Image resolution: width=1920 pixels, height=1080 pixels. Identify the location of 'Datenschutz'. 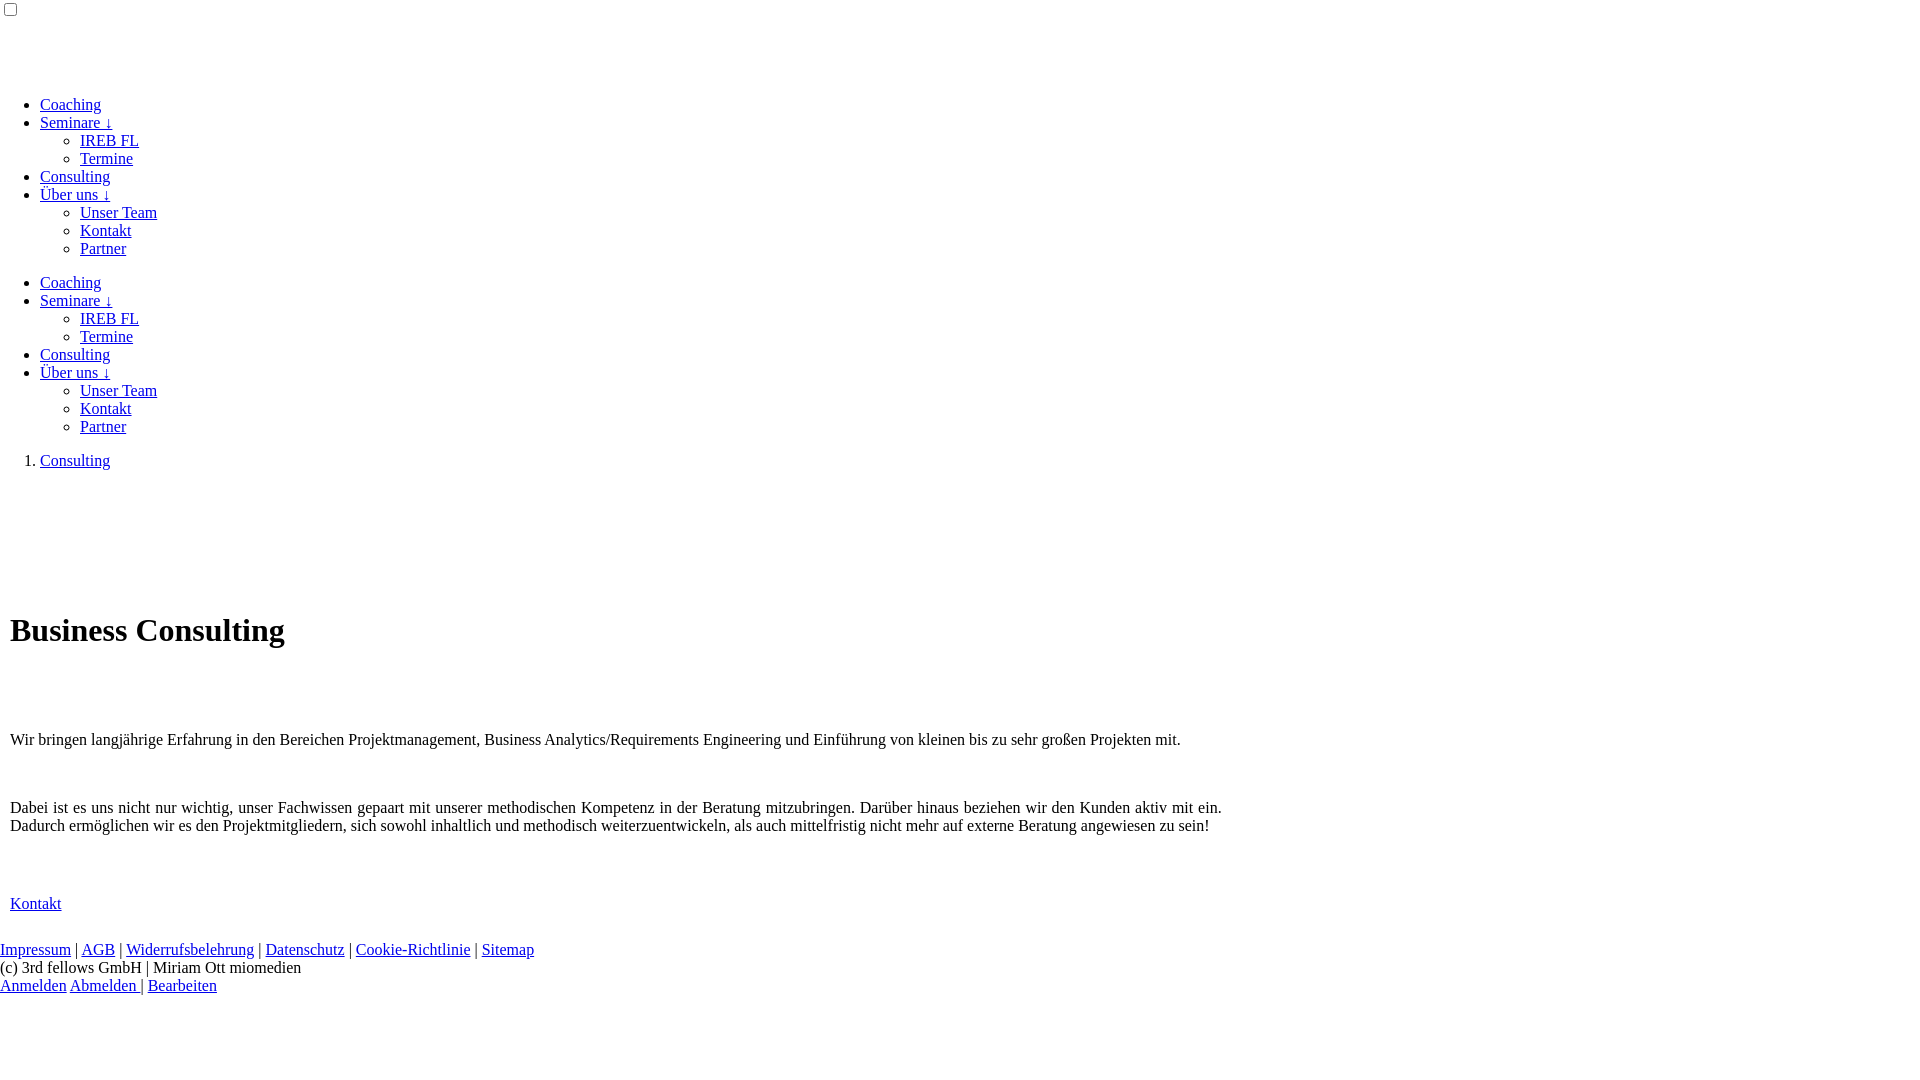
(264, 948).